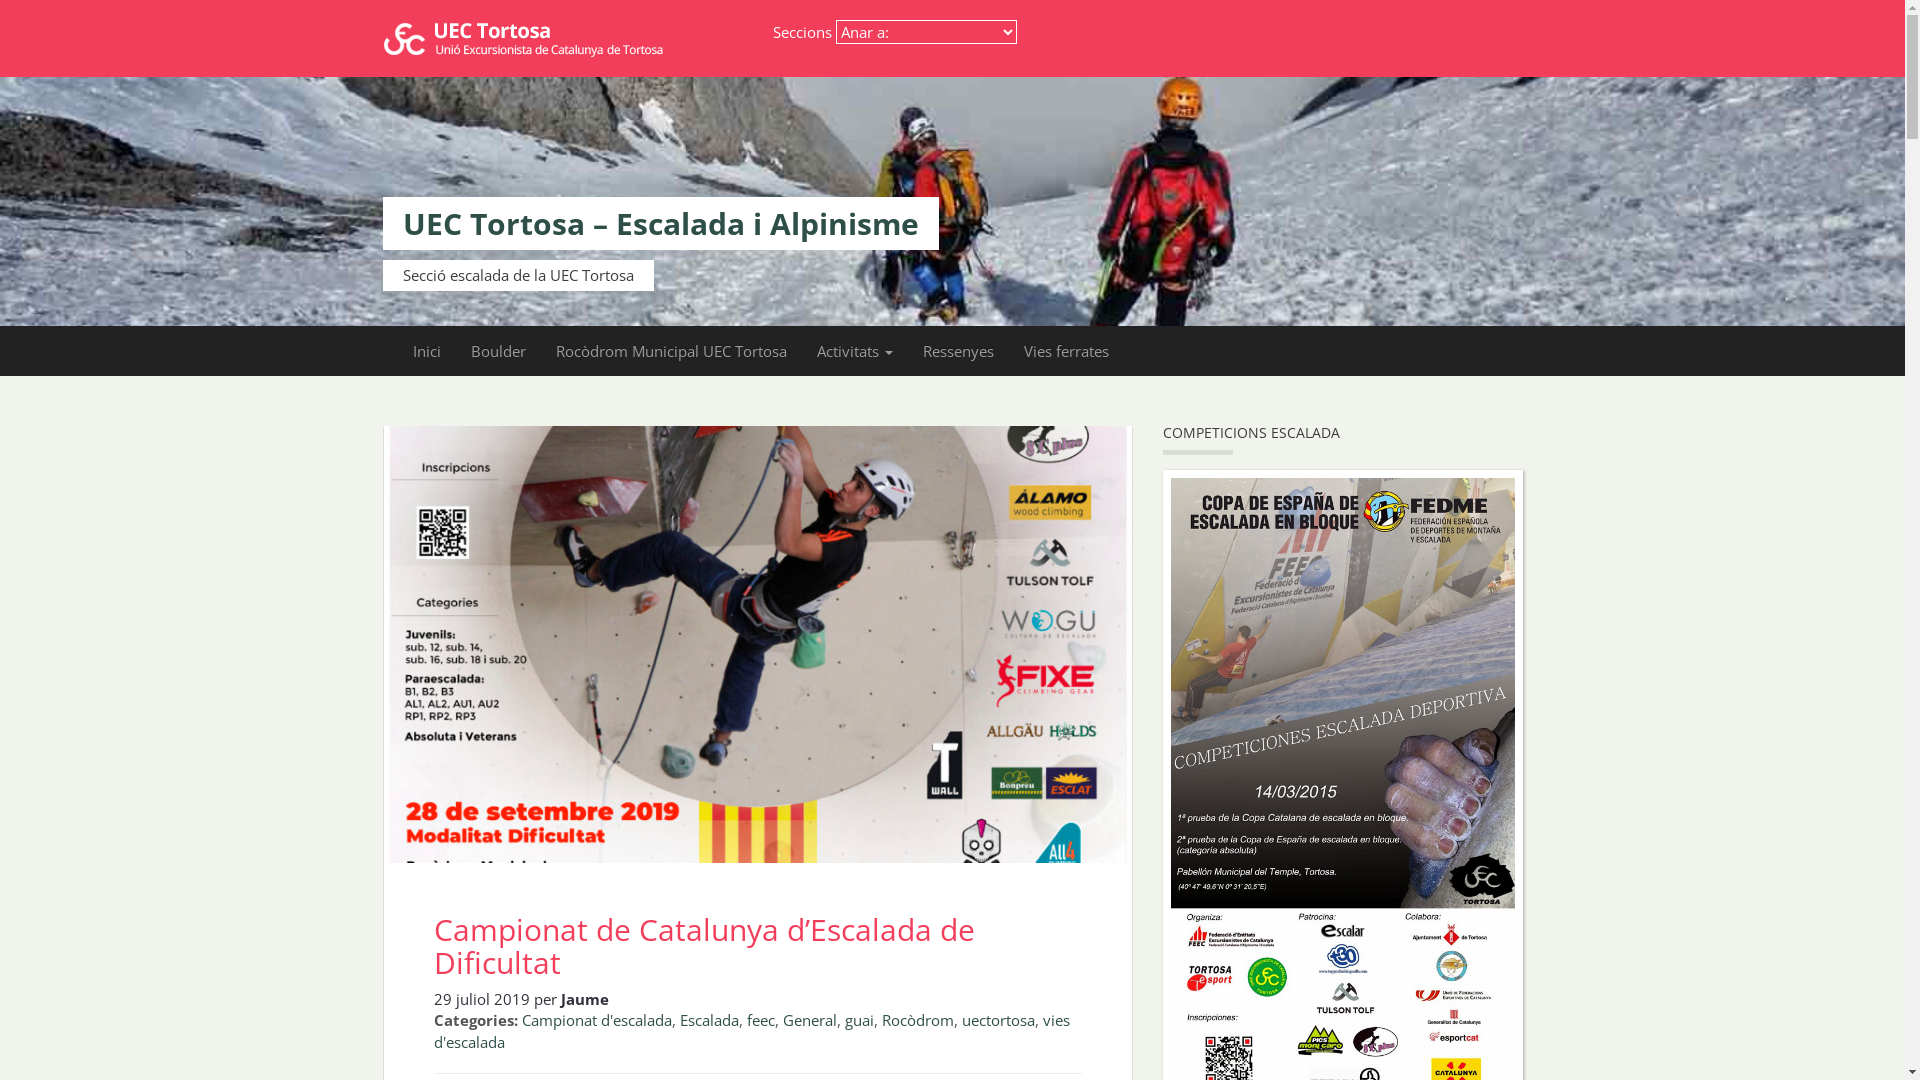 Image resolution: width=1920 pixels, height=1080 pixels. I want to click on 'Escalada', so click(680, 1019).